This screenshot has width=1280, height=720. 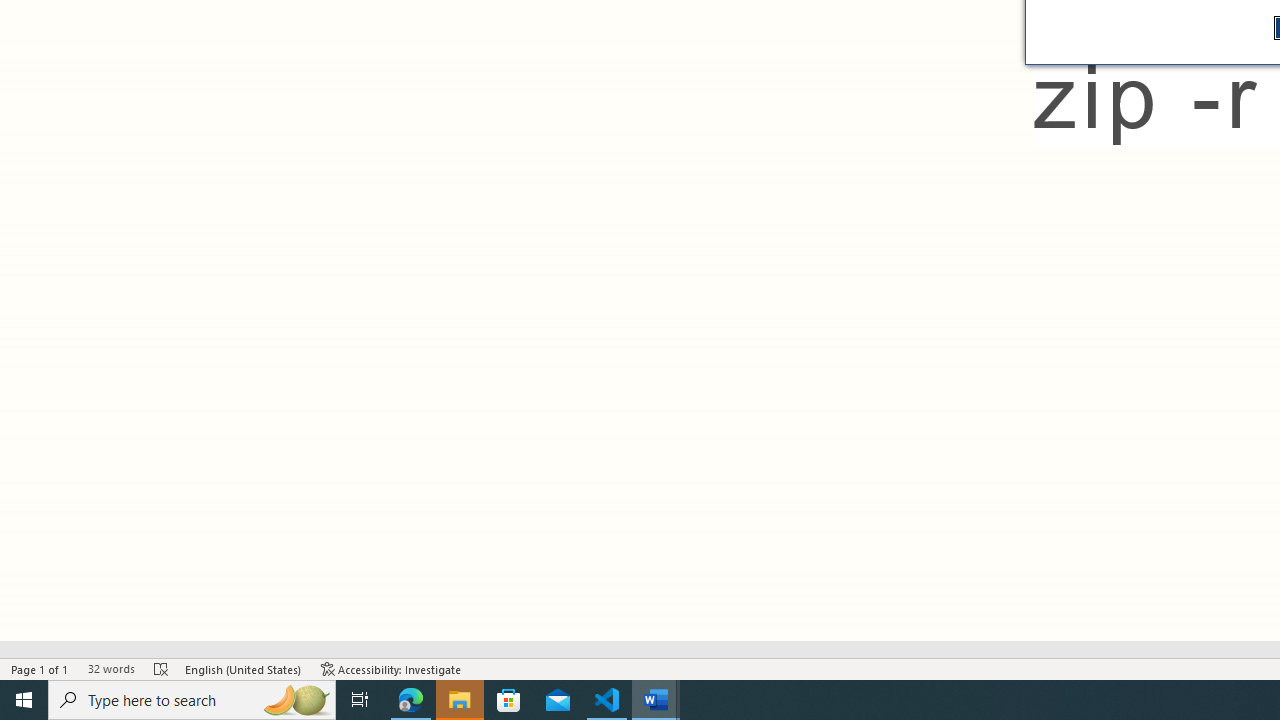 I want to click on 'Page Number Page 1 of 1', so click(x=40, y=669).